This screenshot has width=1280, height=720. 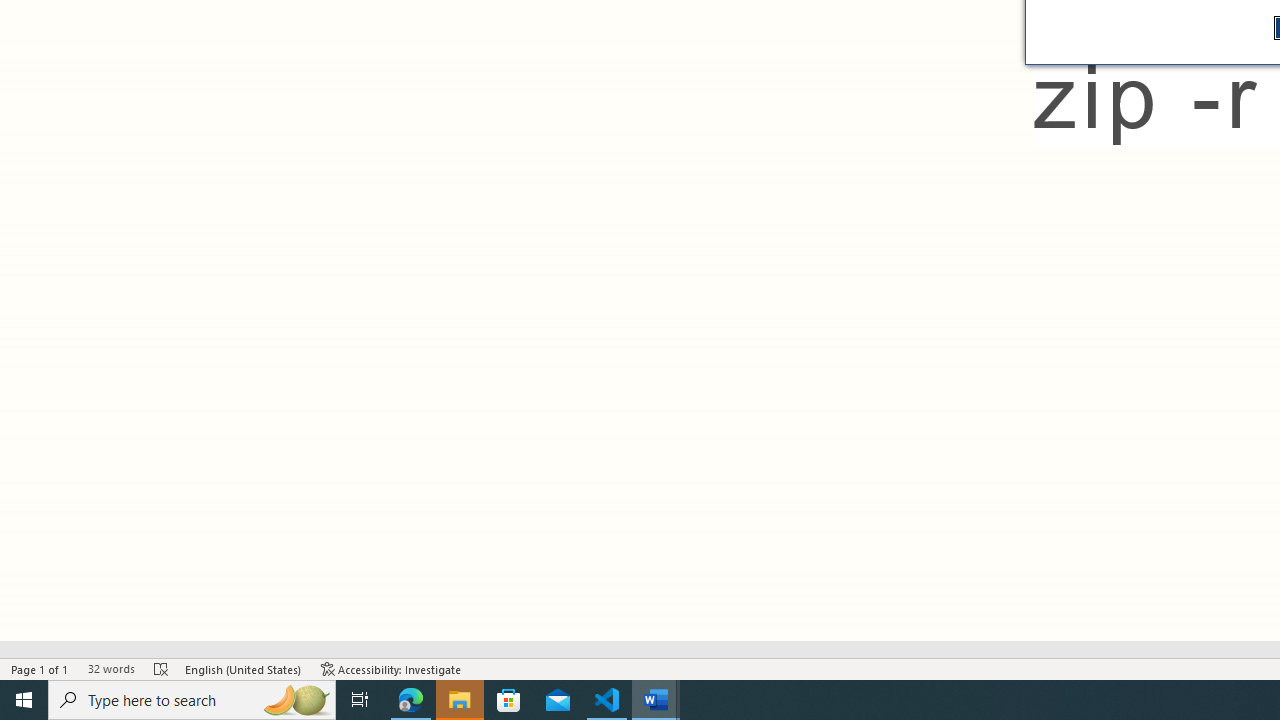 I want to click on 'Page Number Page 1 of 1', so click(x=40, y=669).